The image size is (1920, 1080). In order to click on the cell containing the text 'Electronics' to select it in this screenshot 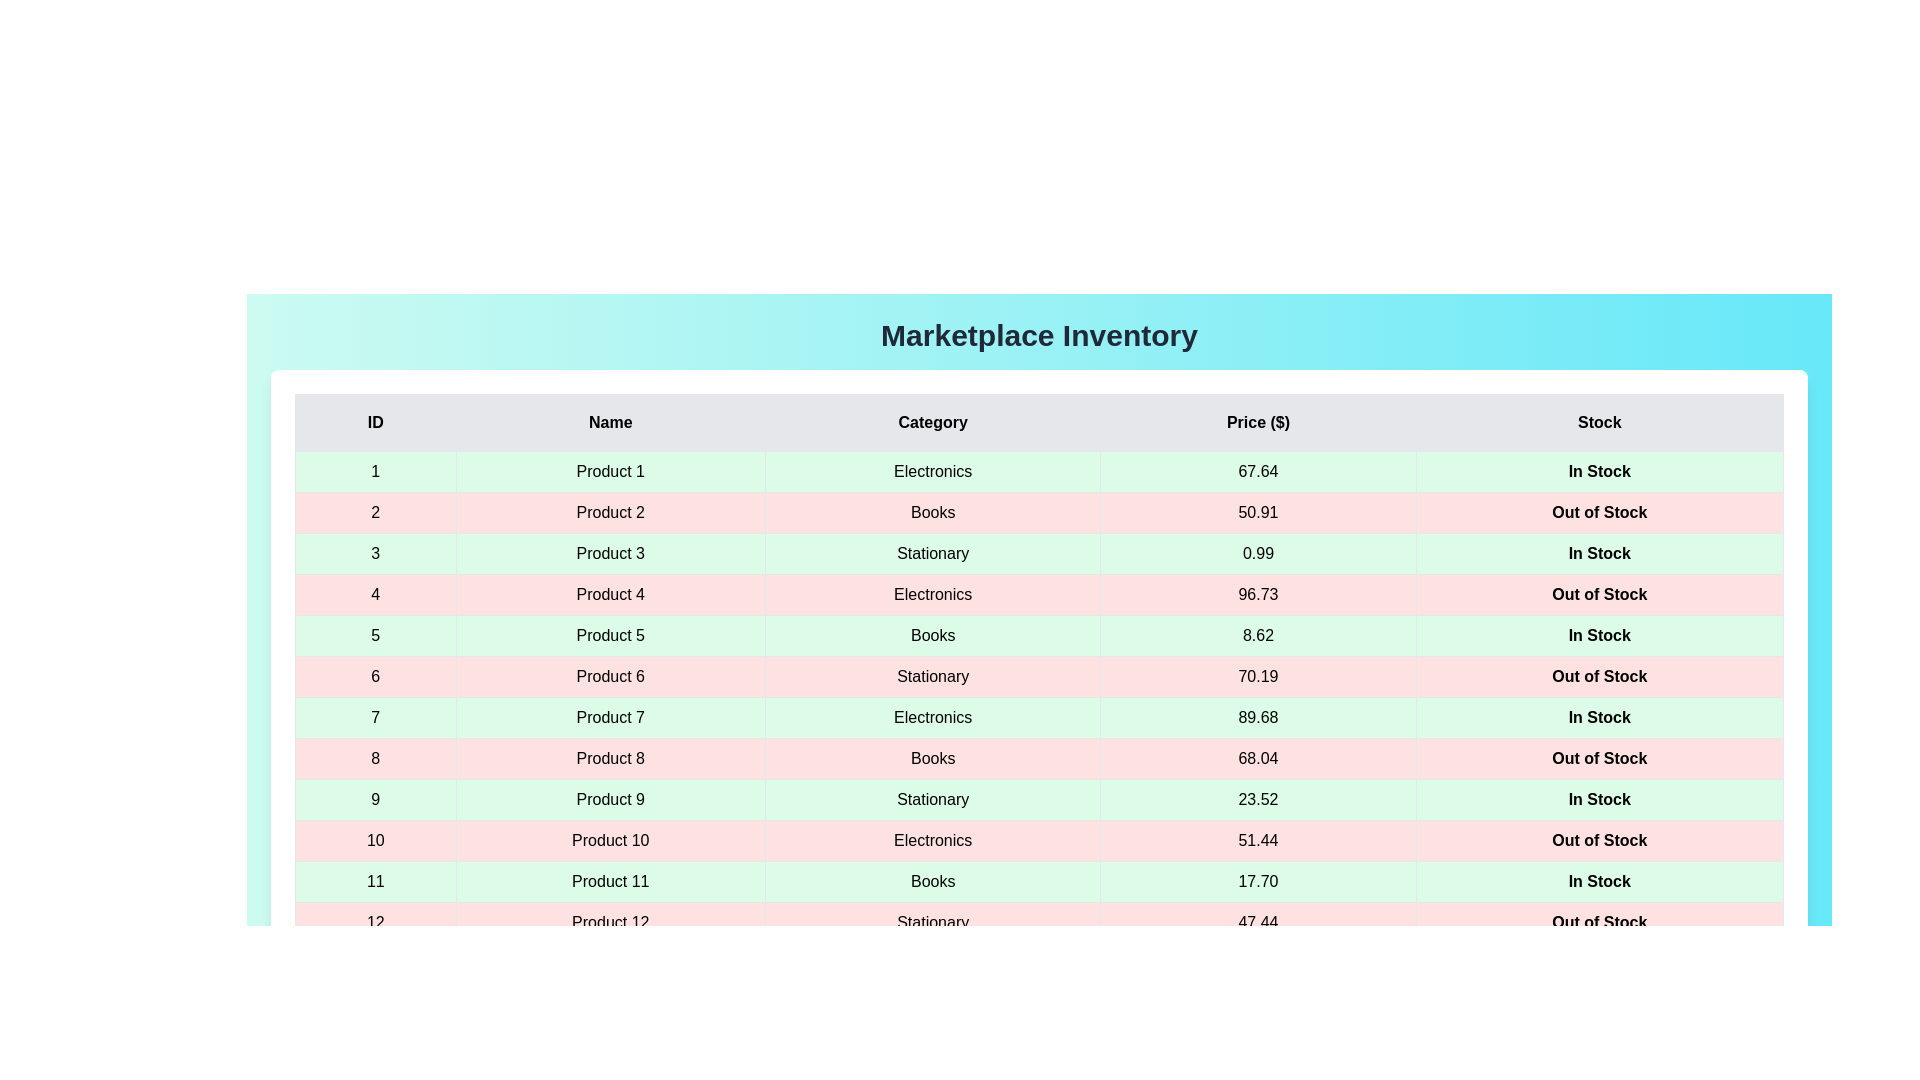, I will do `click(931, 471)`.